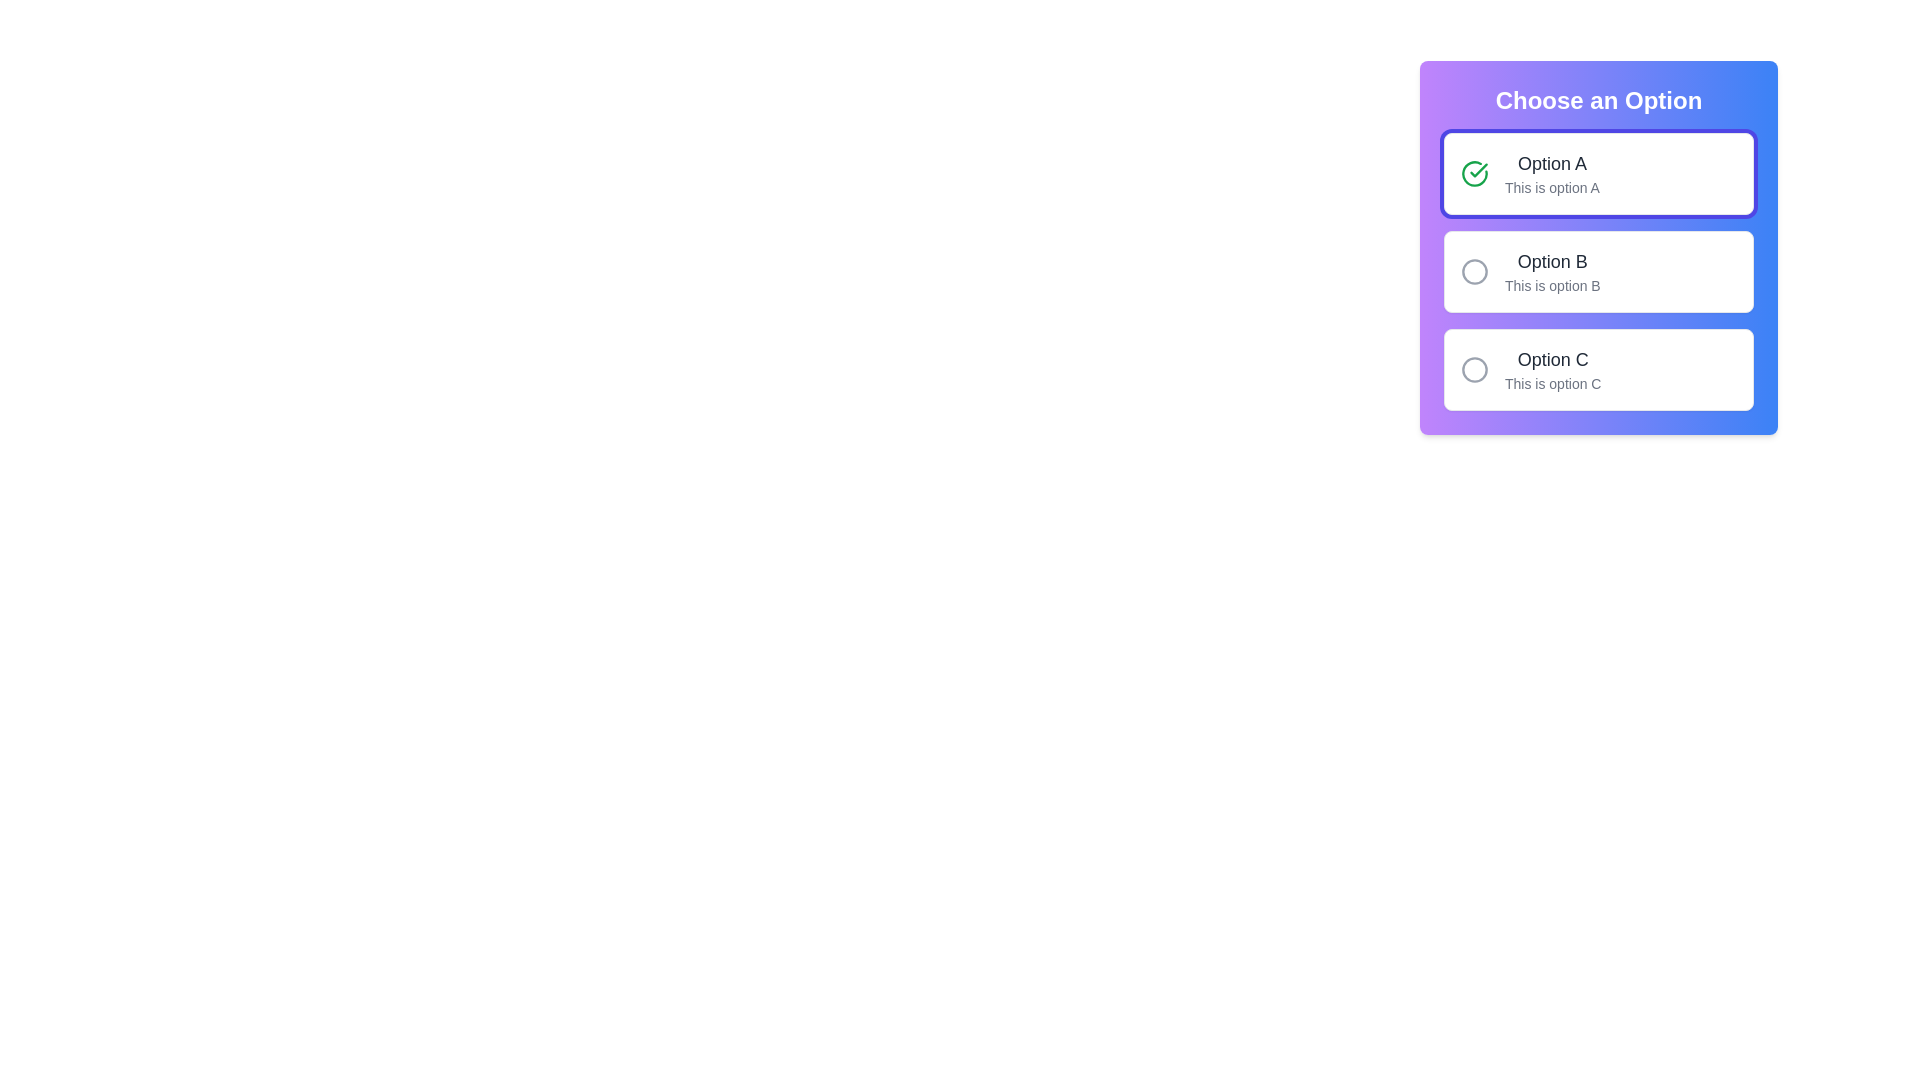  What do you see at coordinates (1552, 358) in the screenshot?
I see `the static text element that reads 'Option C', which is part of the selectable options list under 'Choose an Option'` at bounding box center [1552, 358].